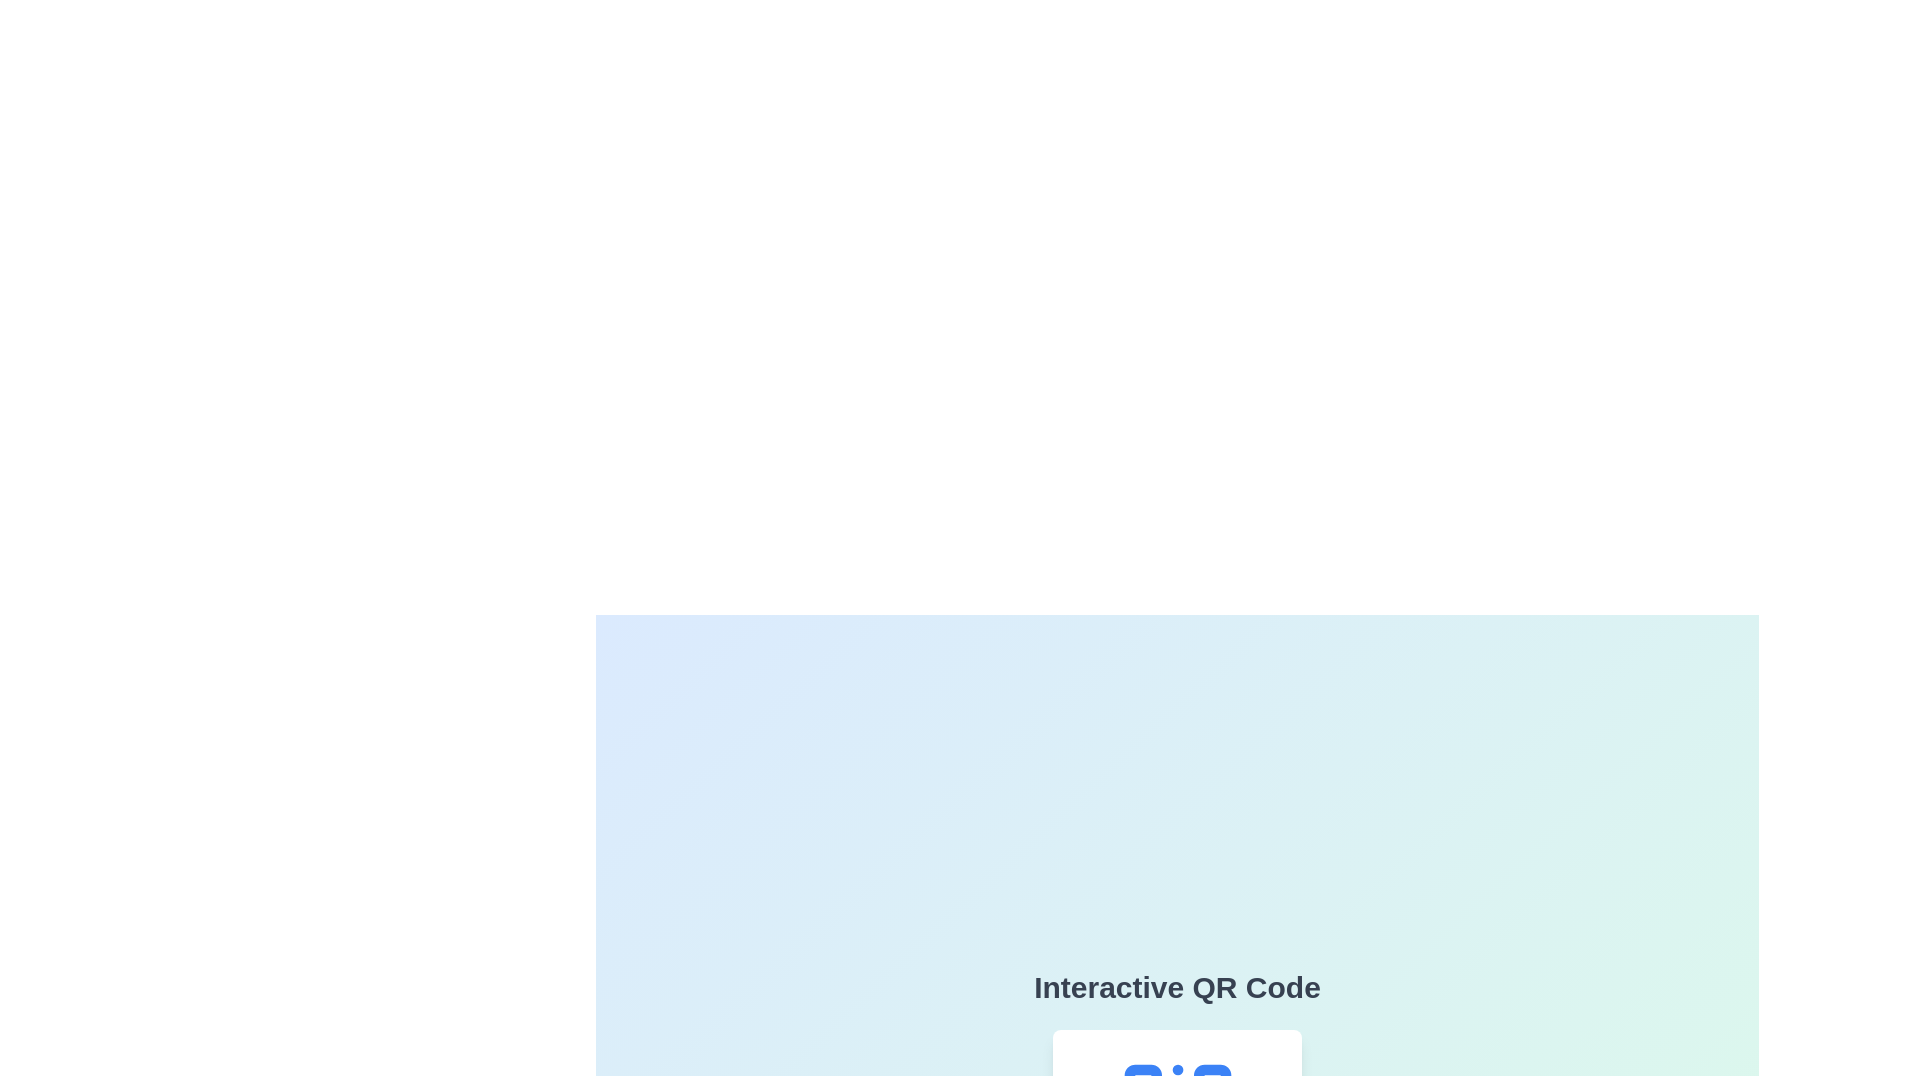 The height and width of the screenshot is (1080, 1920). I want to click on text element that displays 'Interactive QR Code', which is styled in bold gray font over a gradient blue background and serves as a header for the section, so click(1177, 986).